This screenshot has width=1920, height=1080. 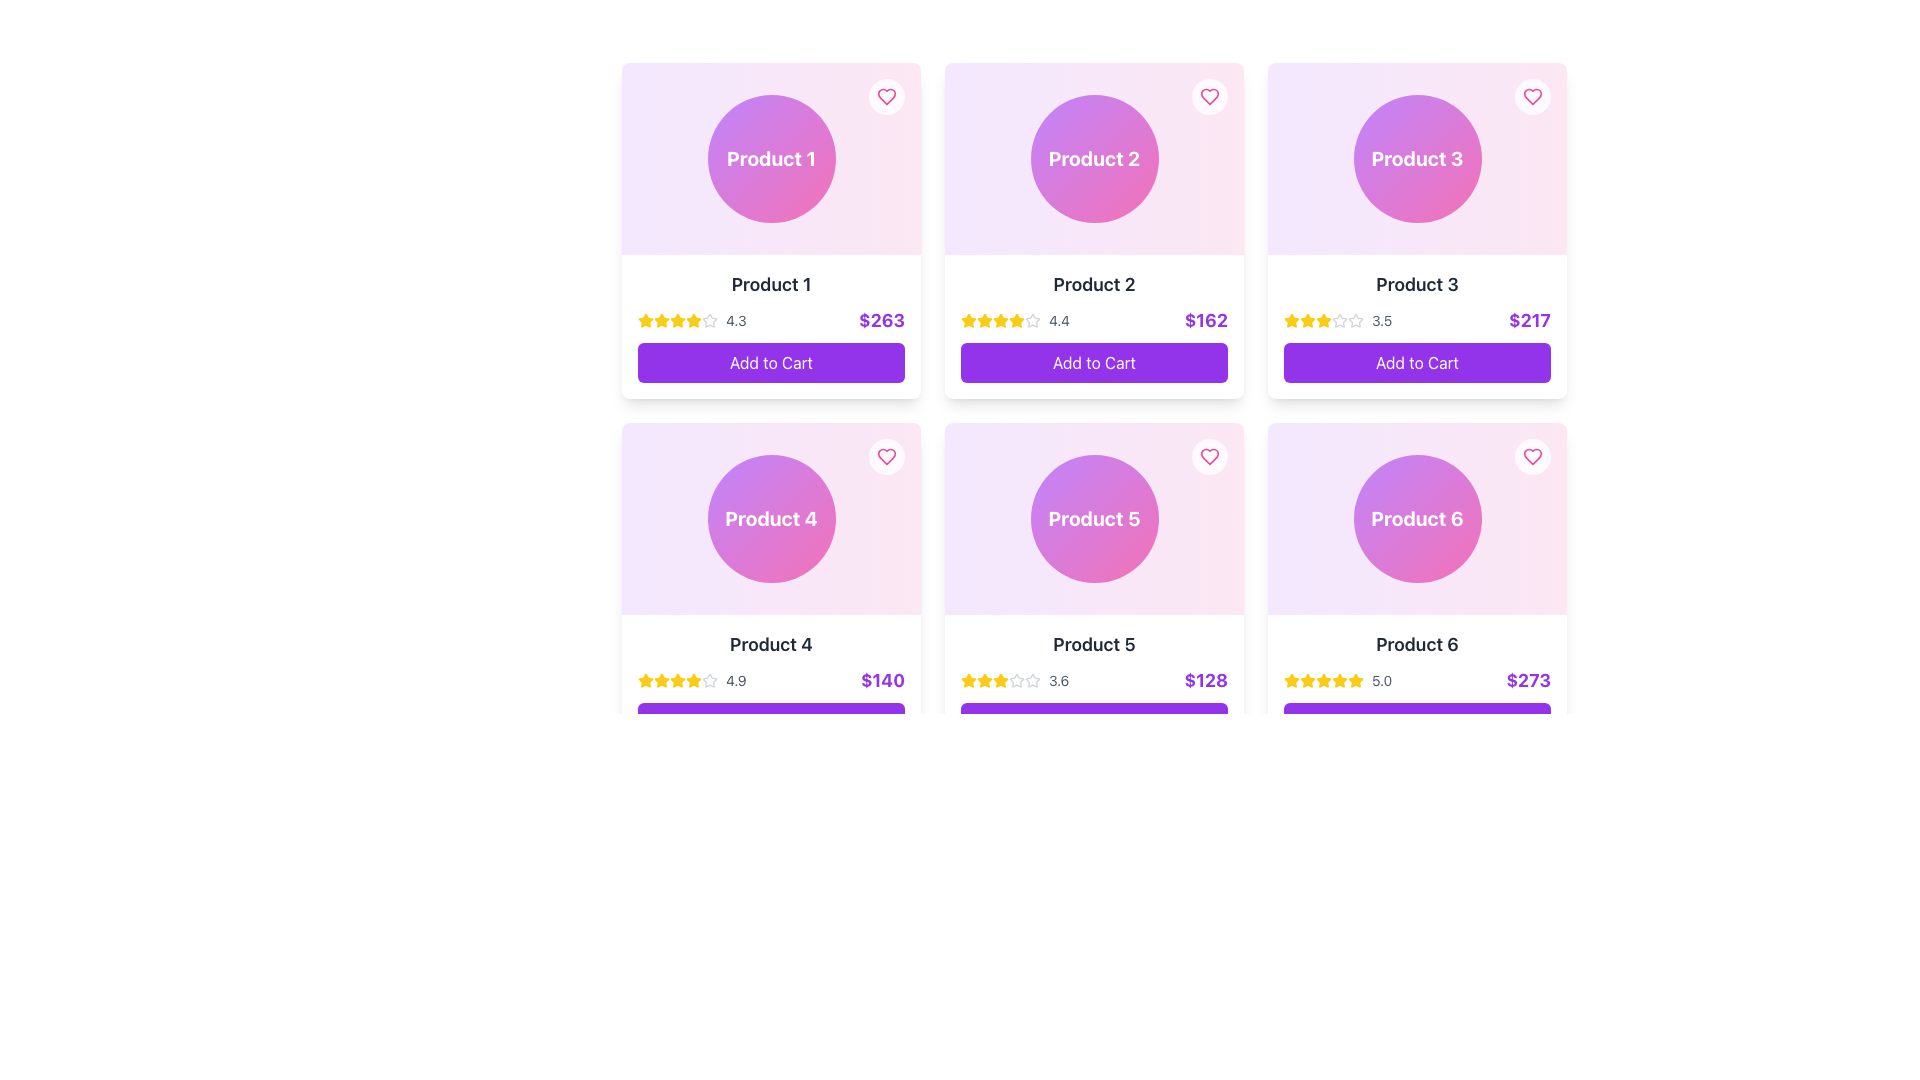 What do you see at coordinates (1093, 326) in the screenshot?
I see `the rating section of the Product card interface element located in the second column of the first row` at bounding box center [1093, 326].